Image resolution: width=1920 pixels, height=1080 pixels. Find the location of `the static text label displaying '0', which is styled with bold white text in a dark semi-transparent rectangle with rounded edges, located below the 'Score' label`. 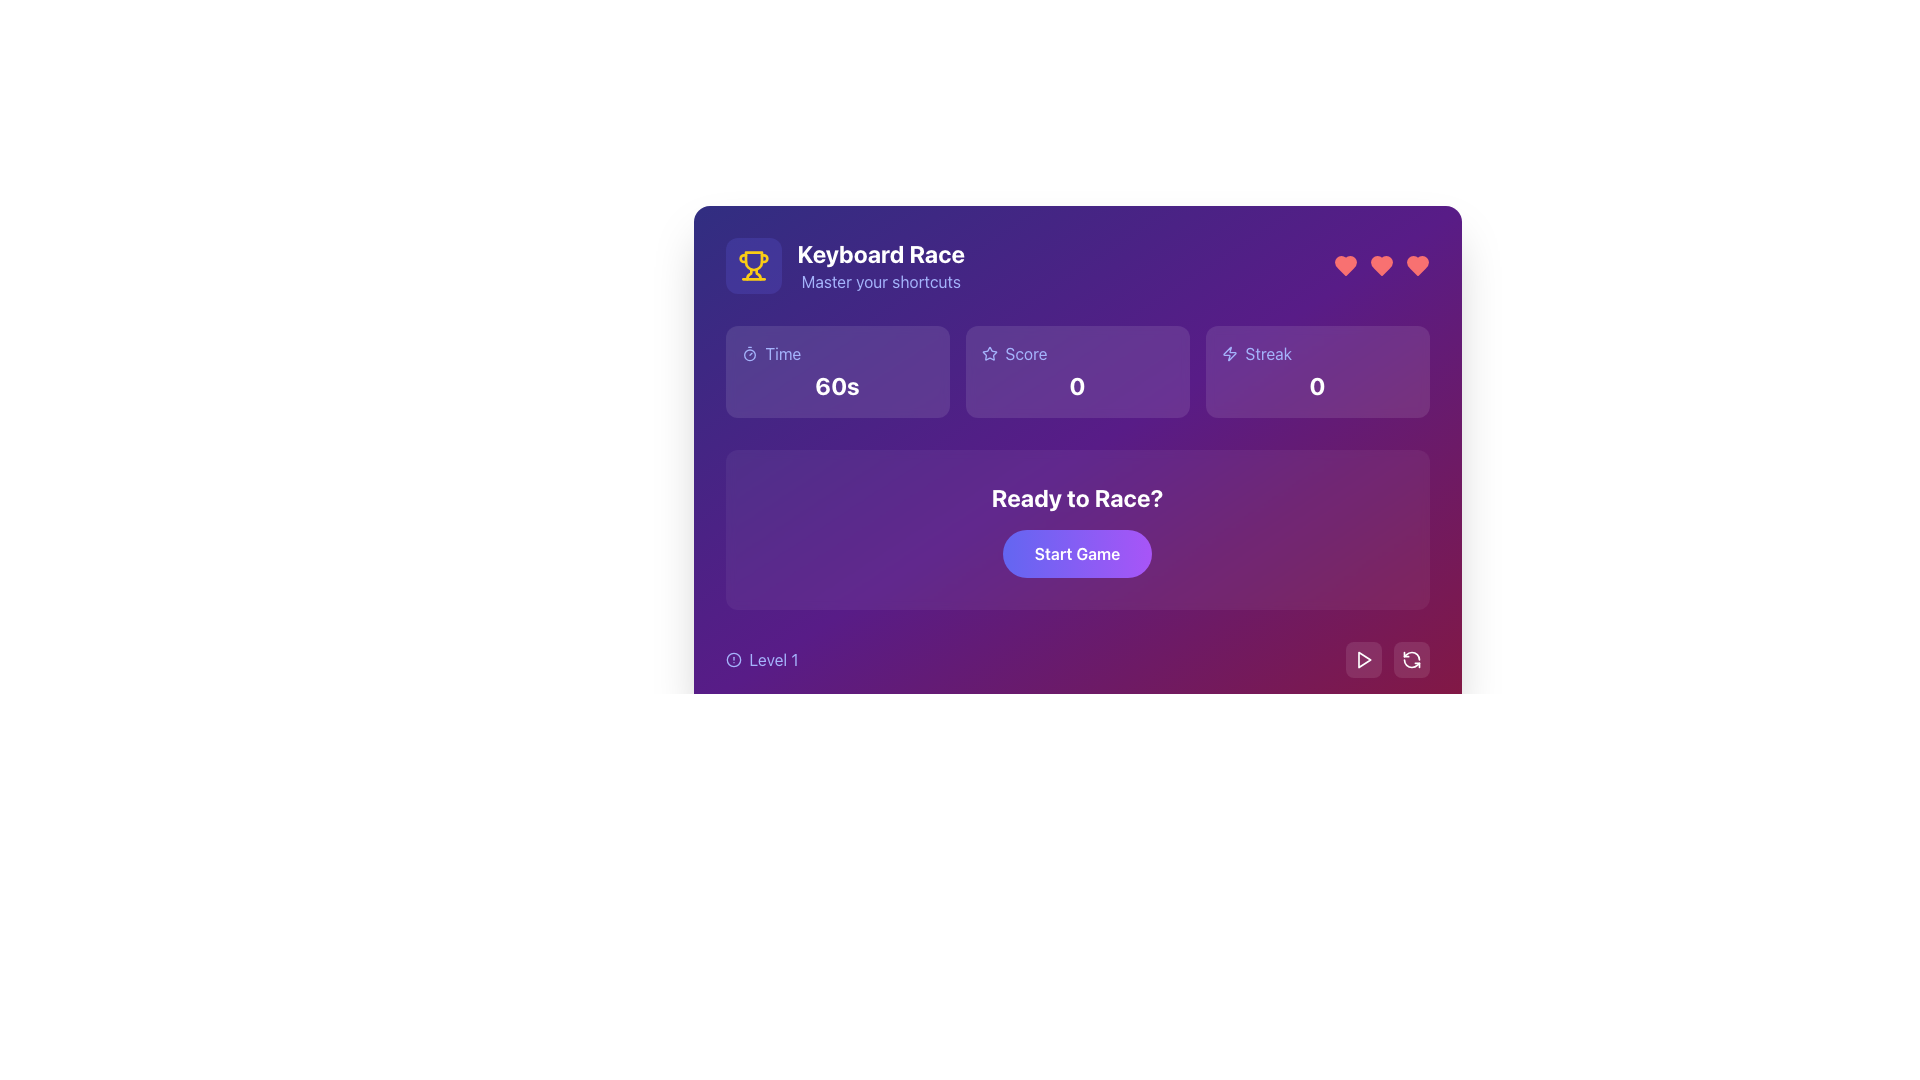

the static text label displaying '0', which is styled with bold white text in a dark semi-transparent rectangle with rounded edges, located below the 'Score' label is located at coordinates (1076, 385).